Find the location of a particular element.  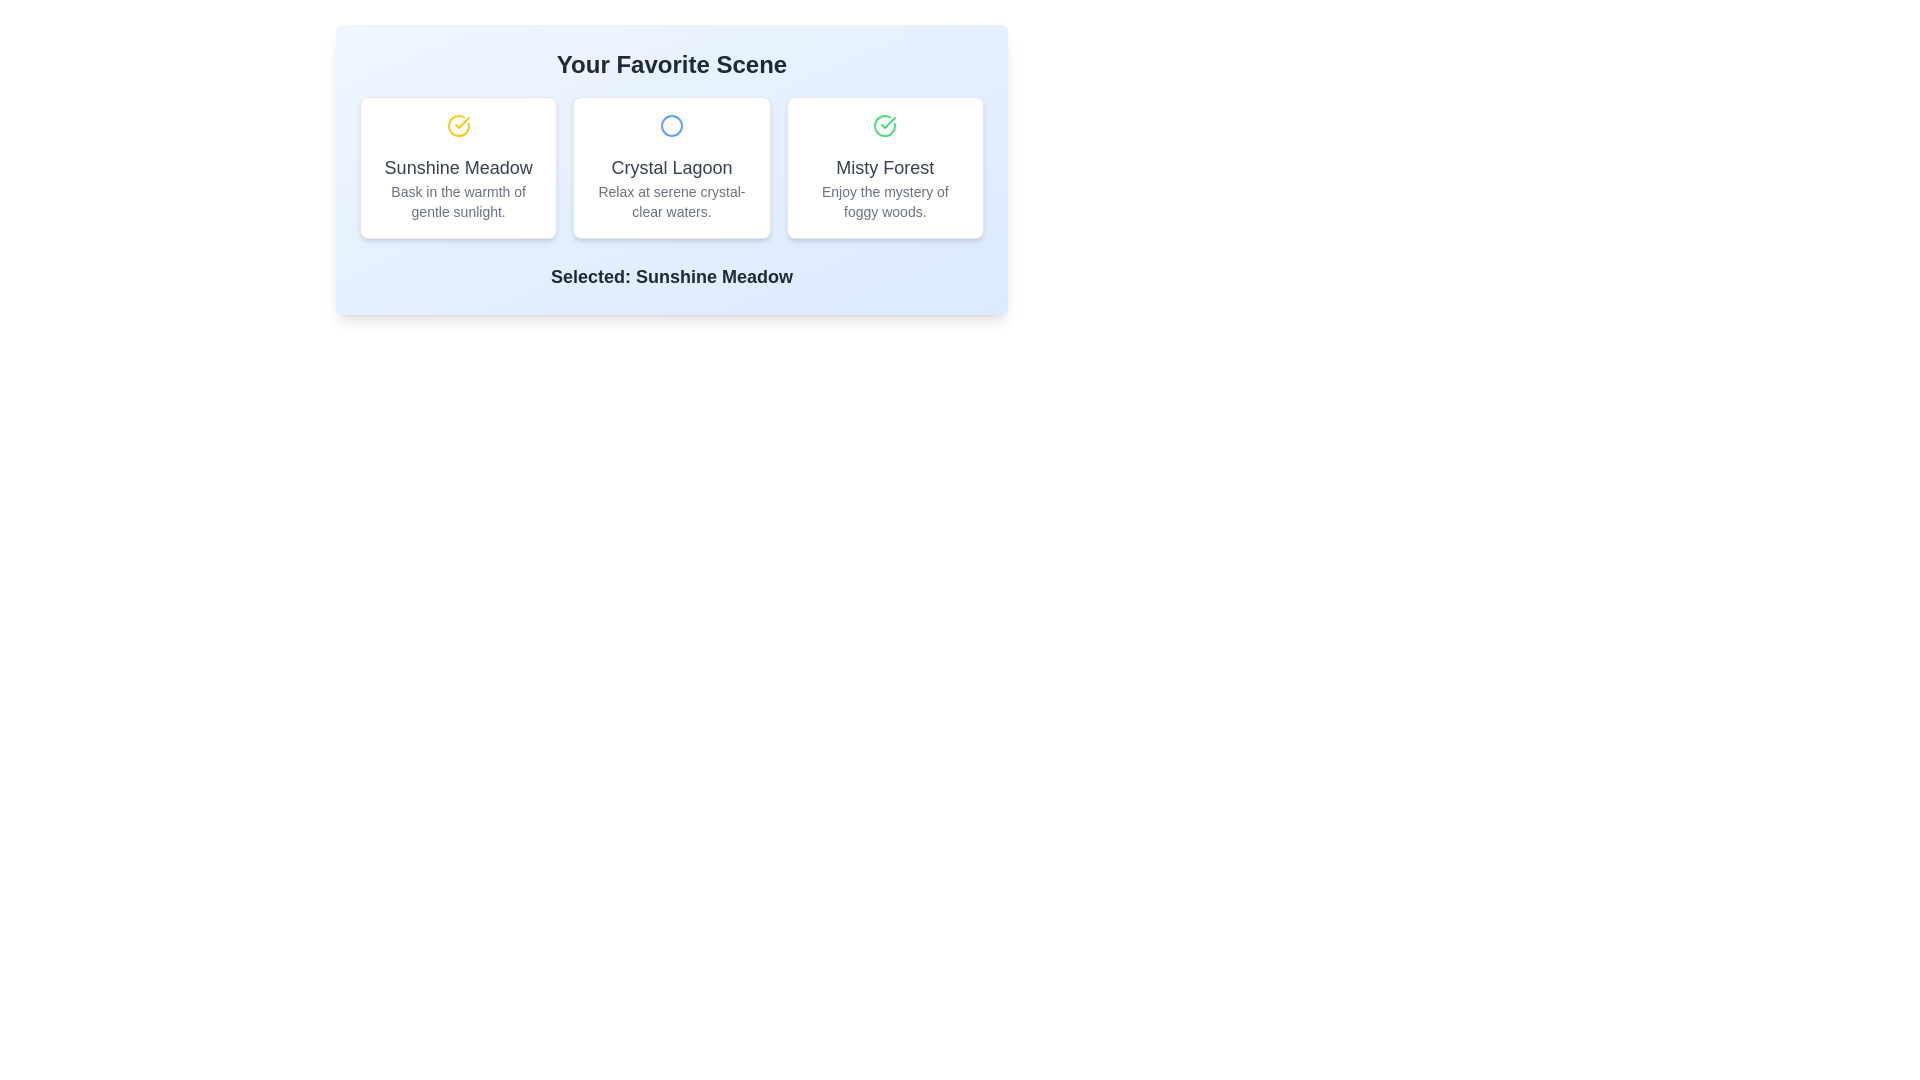

the circular icon with a yellow outline and a checkmark inside, located at the top-center of the 'Sunshine Meadow' card is located at coordinates (457, 126).